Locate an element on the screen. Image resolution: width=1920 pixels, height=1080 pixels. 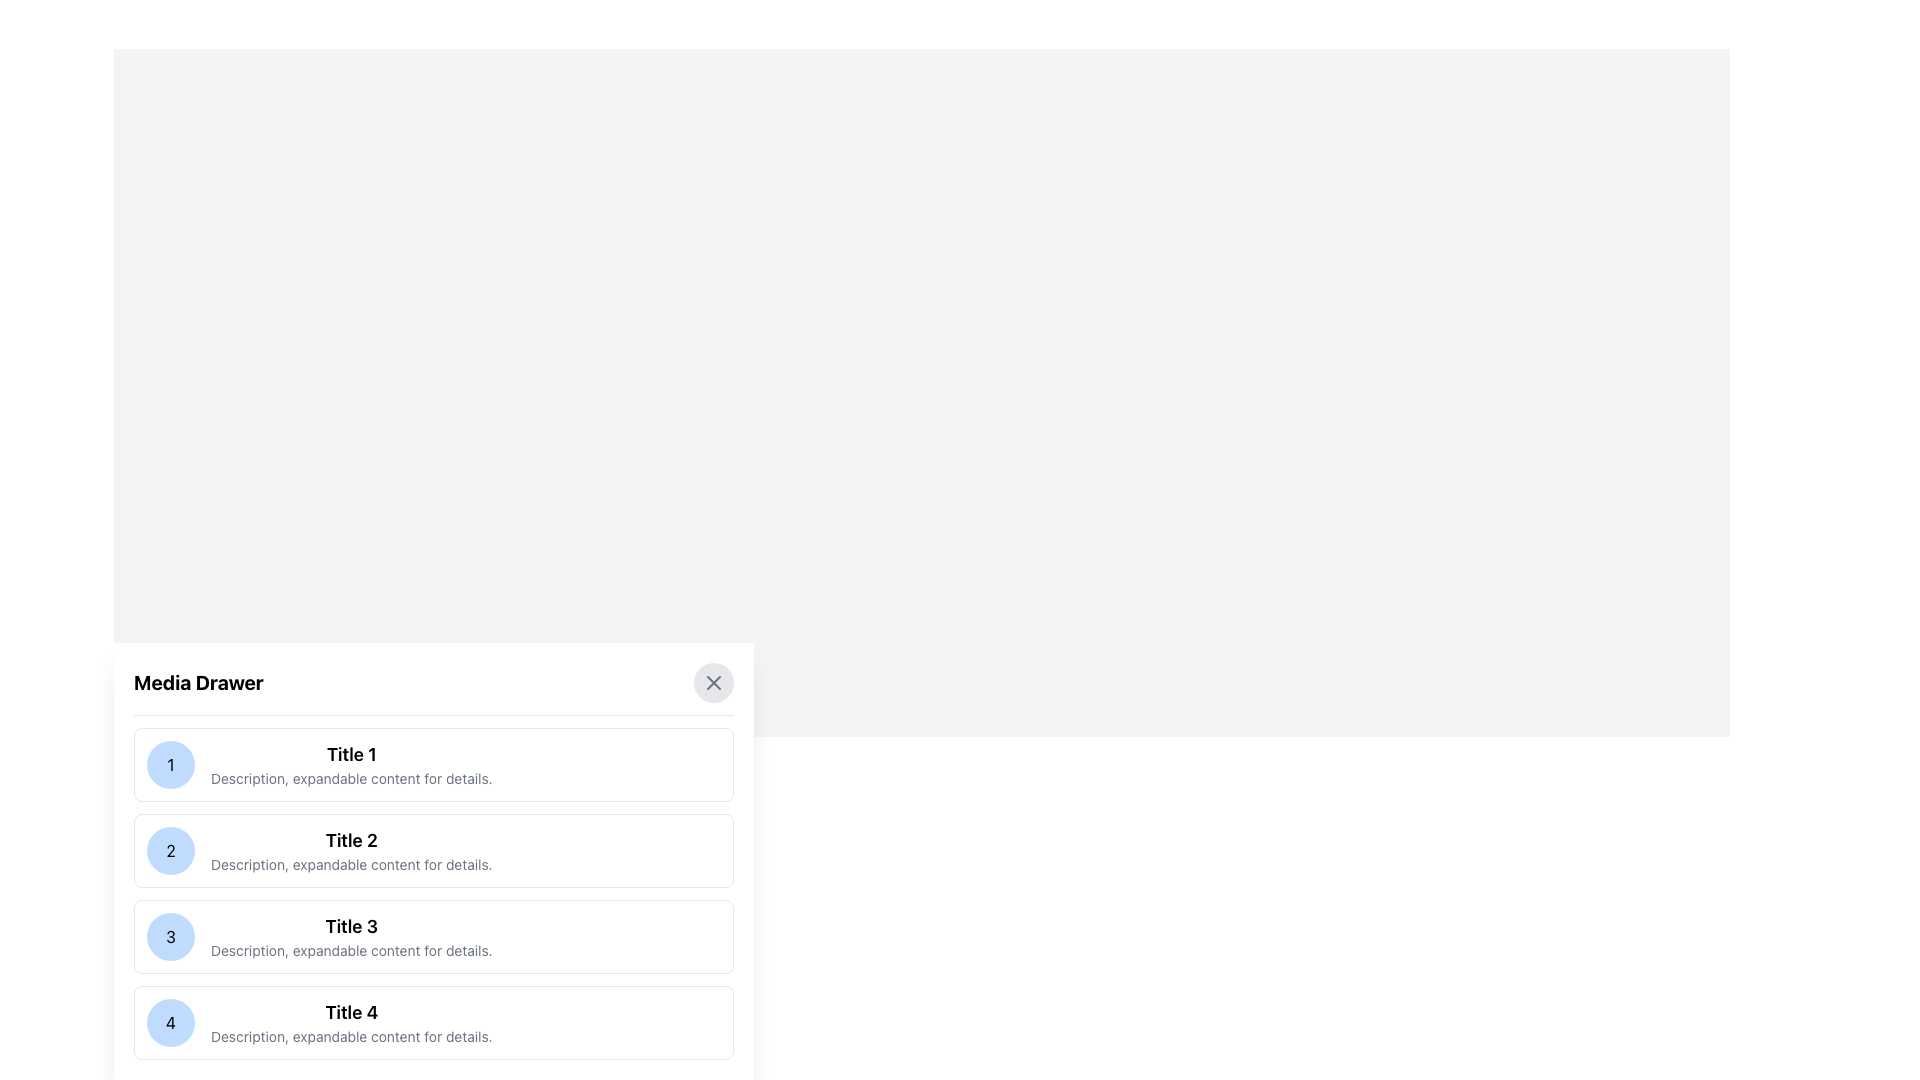
the descriptive text label that provides additional information about the list item, located below 'Title 1' in the first entry of a vertical list is located at coordinates (351, 778).